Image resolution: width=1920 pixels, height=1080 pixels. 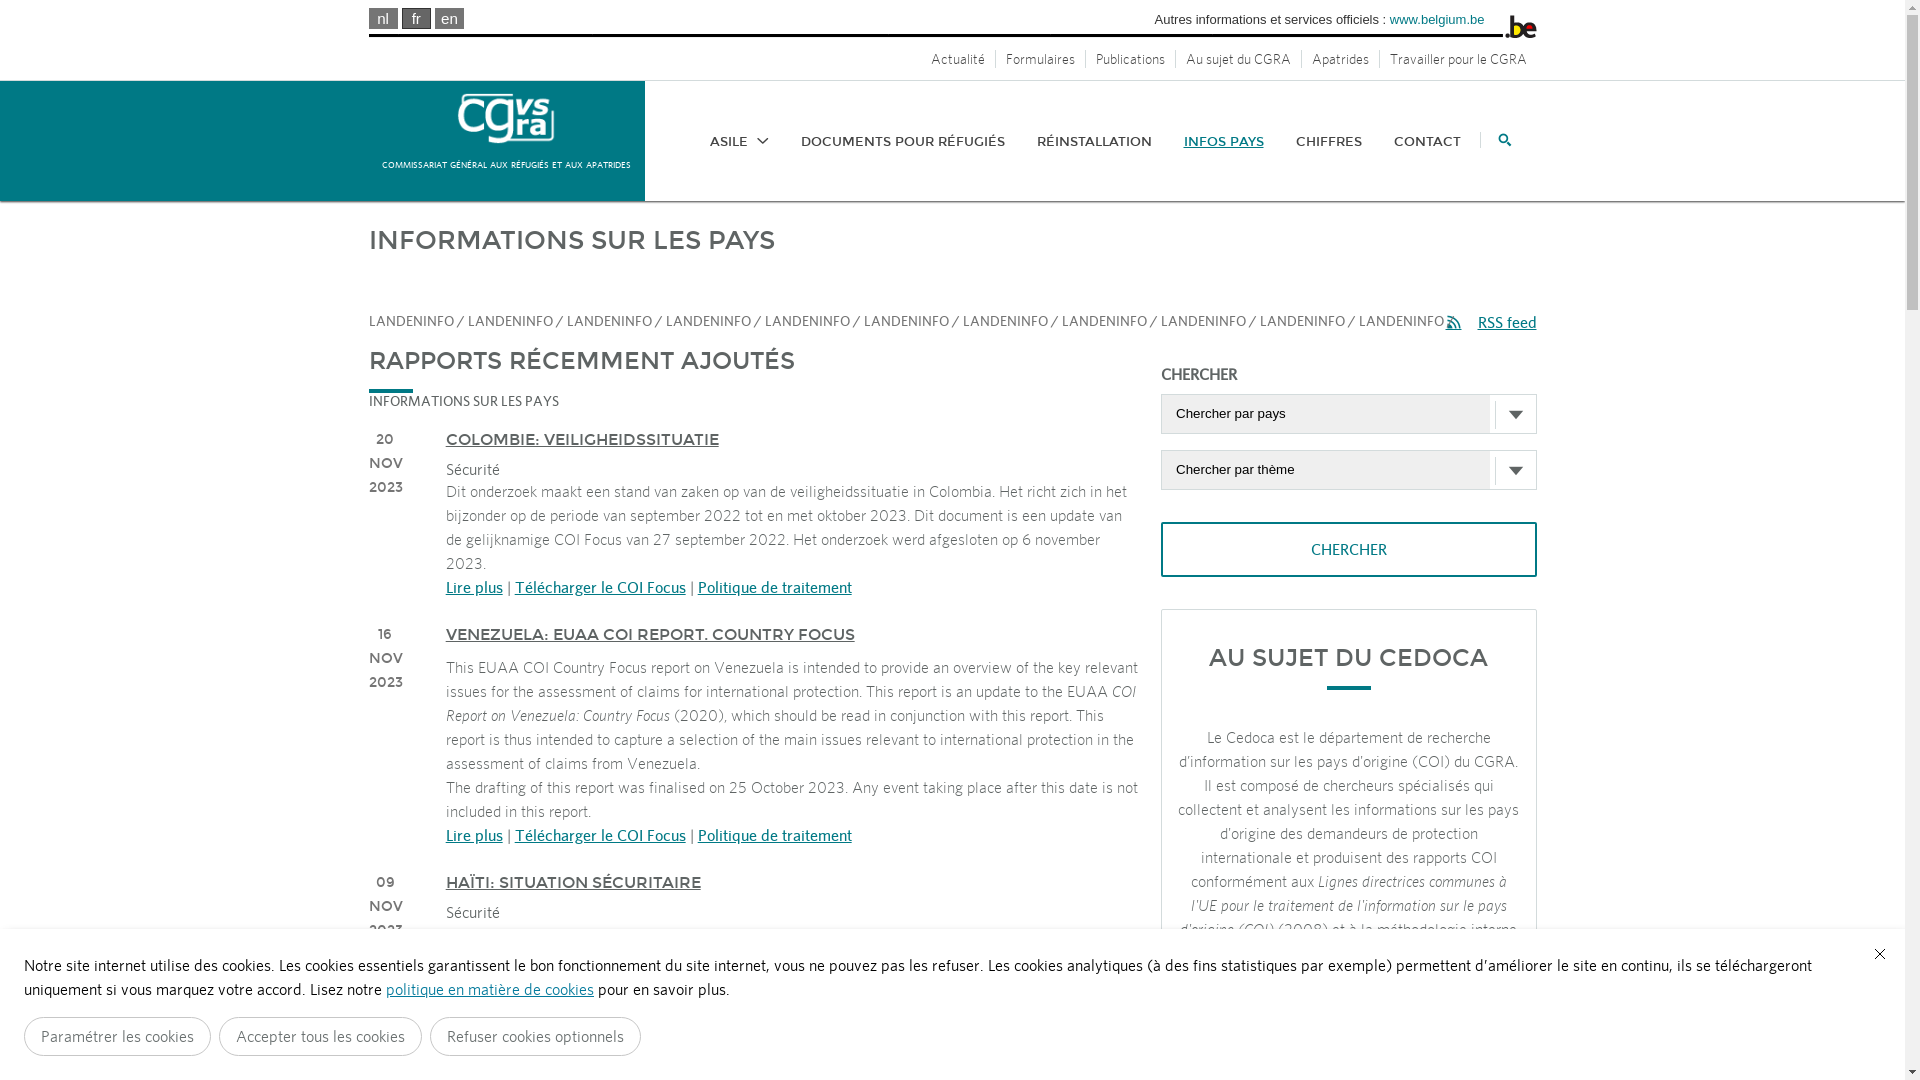 What do you see at coordinates (1040, 57) in the screenshot?
I see `'Formulaires'` at bounding box center [1040, 57].